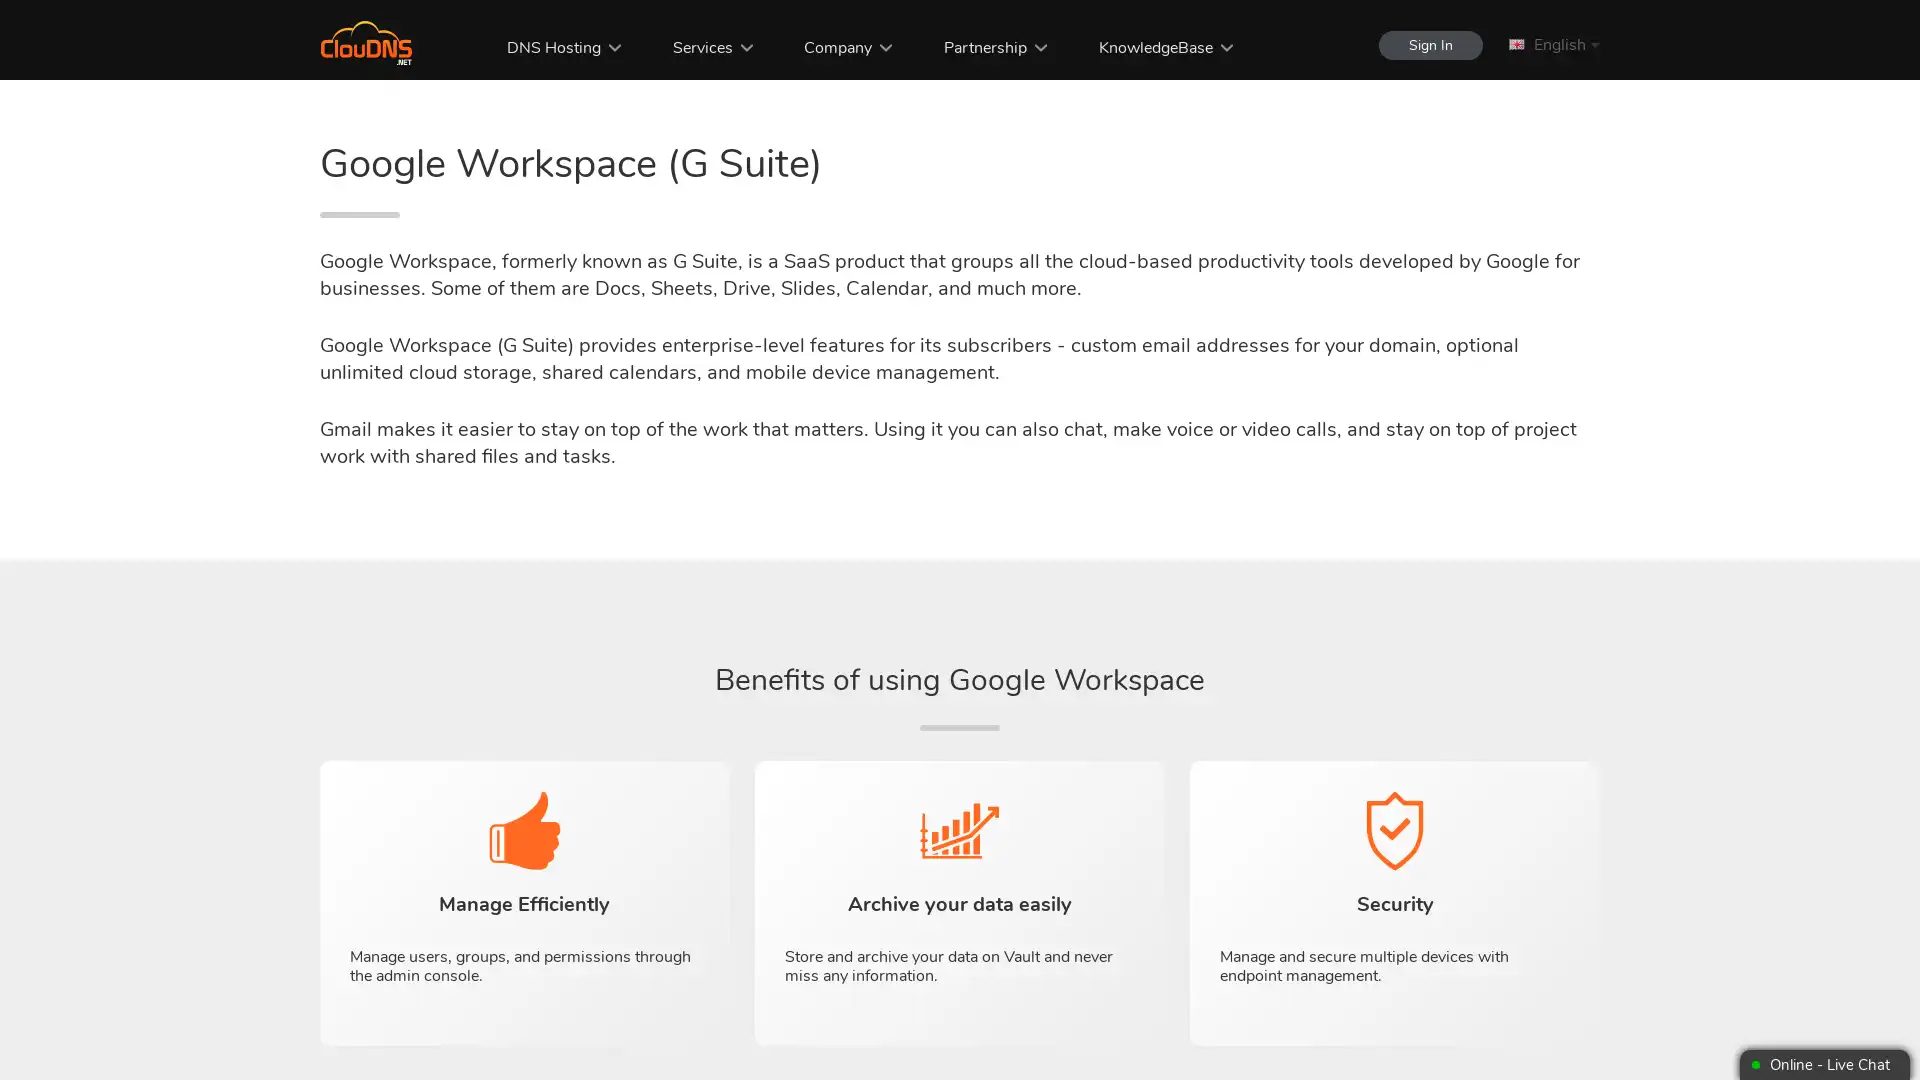 This screenshot has height=1080, width=1920. I want to click on Sign In, so click(1429, 45).